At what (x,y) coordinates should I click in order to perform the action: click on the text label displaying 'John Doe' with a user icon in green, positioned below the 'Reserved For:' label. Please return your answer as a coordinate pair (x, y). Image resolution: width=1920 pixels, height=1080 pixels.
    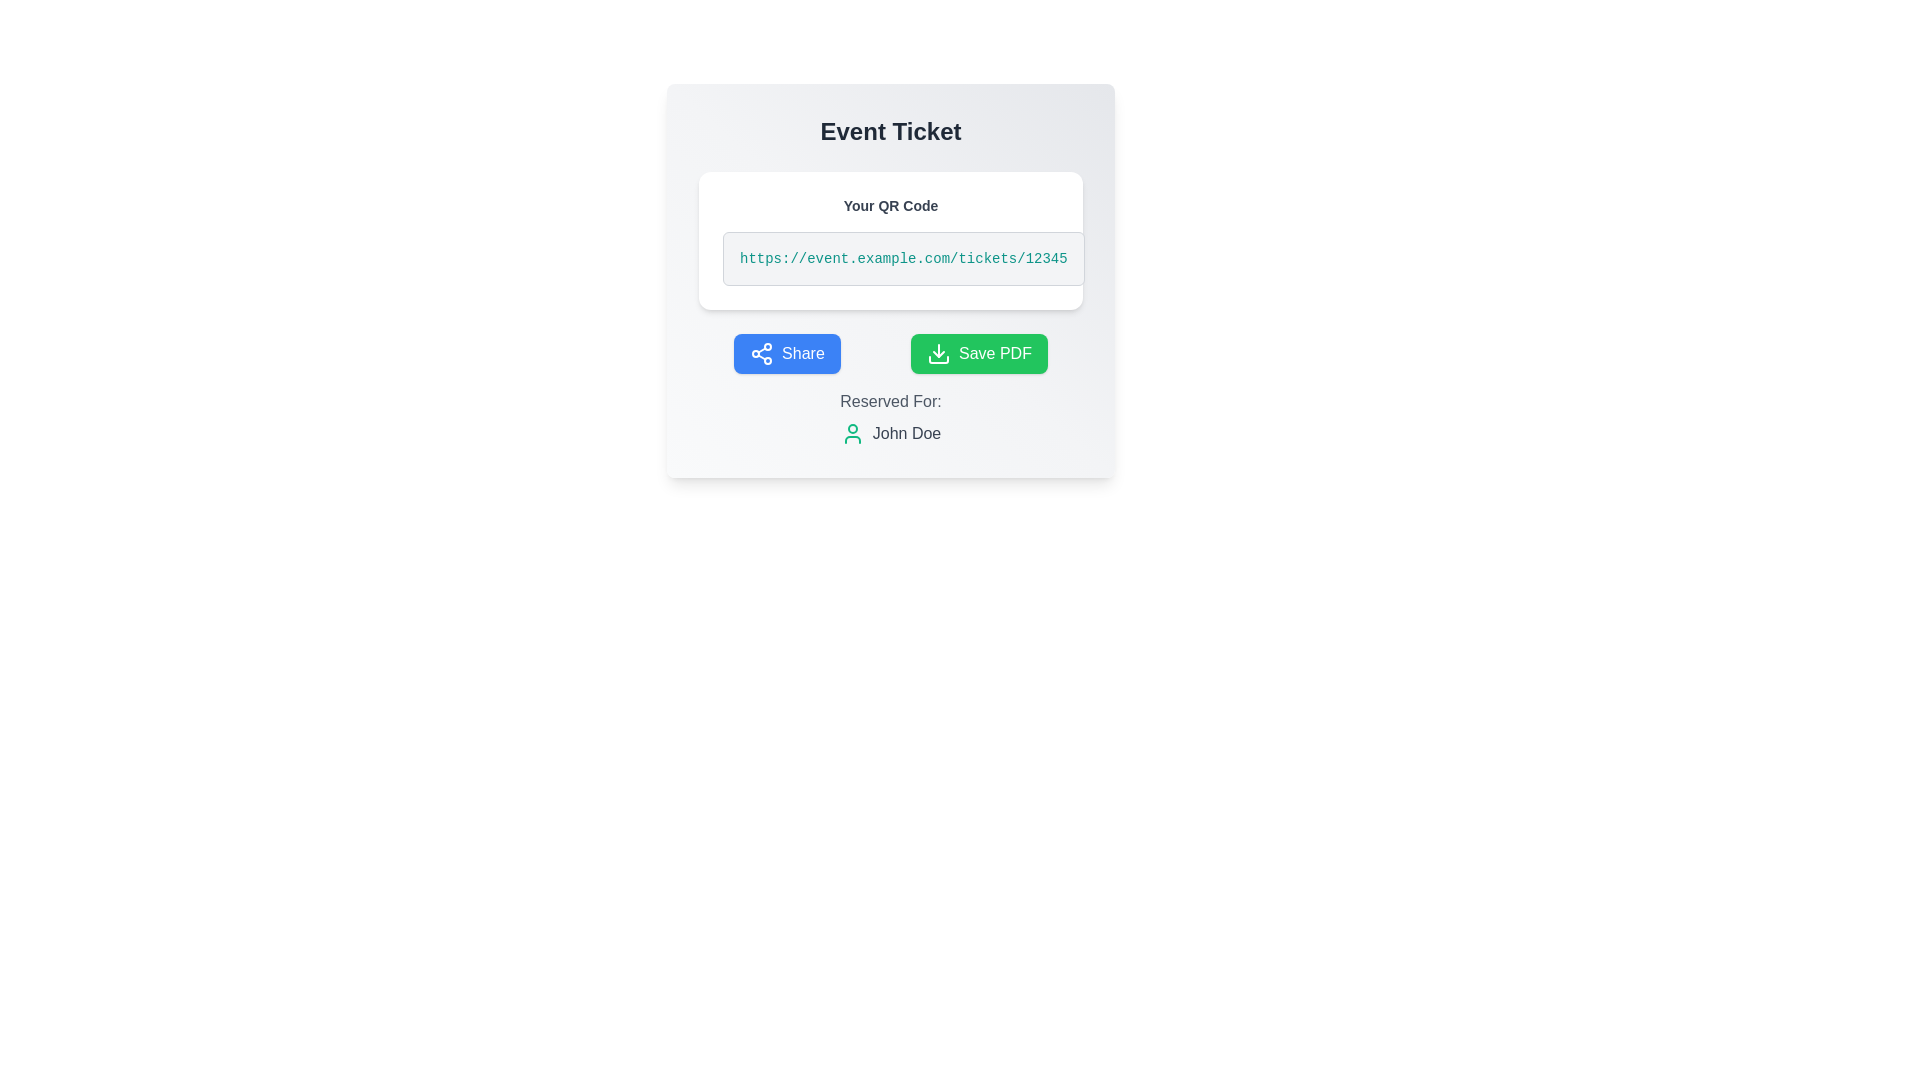
    Looking at the image, I should click on (890, 433).